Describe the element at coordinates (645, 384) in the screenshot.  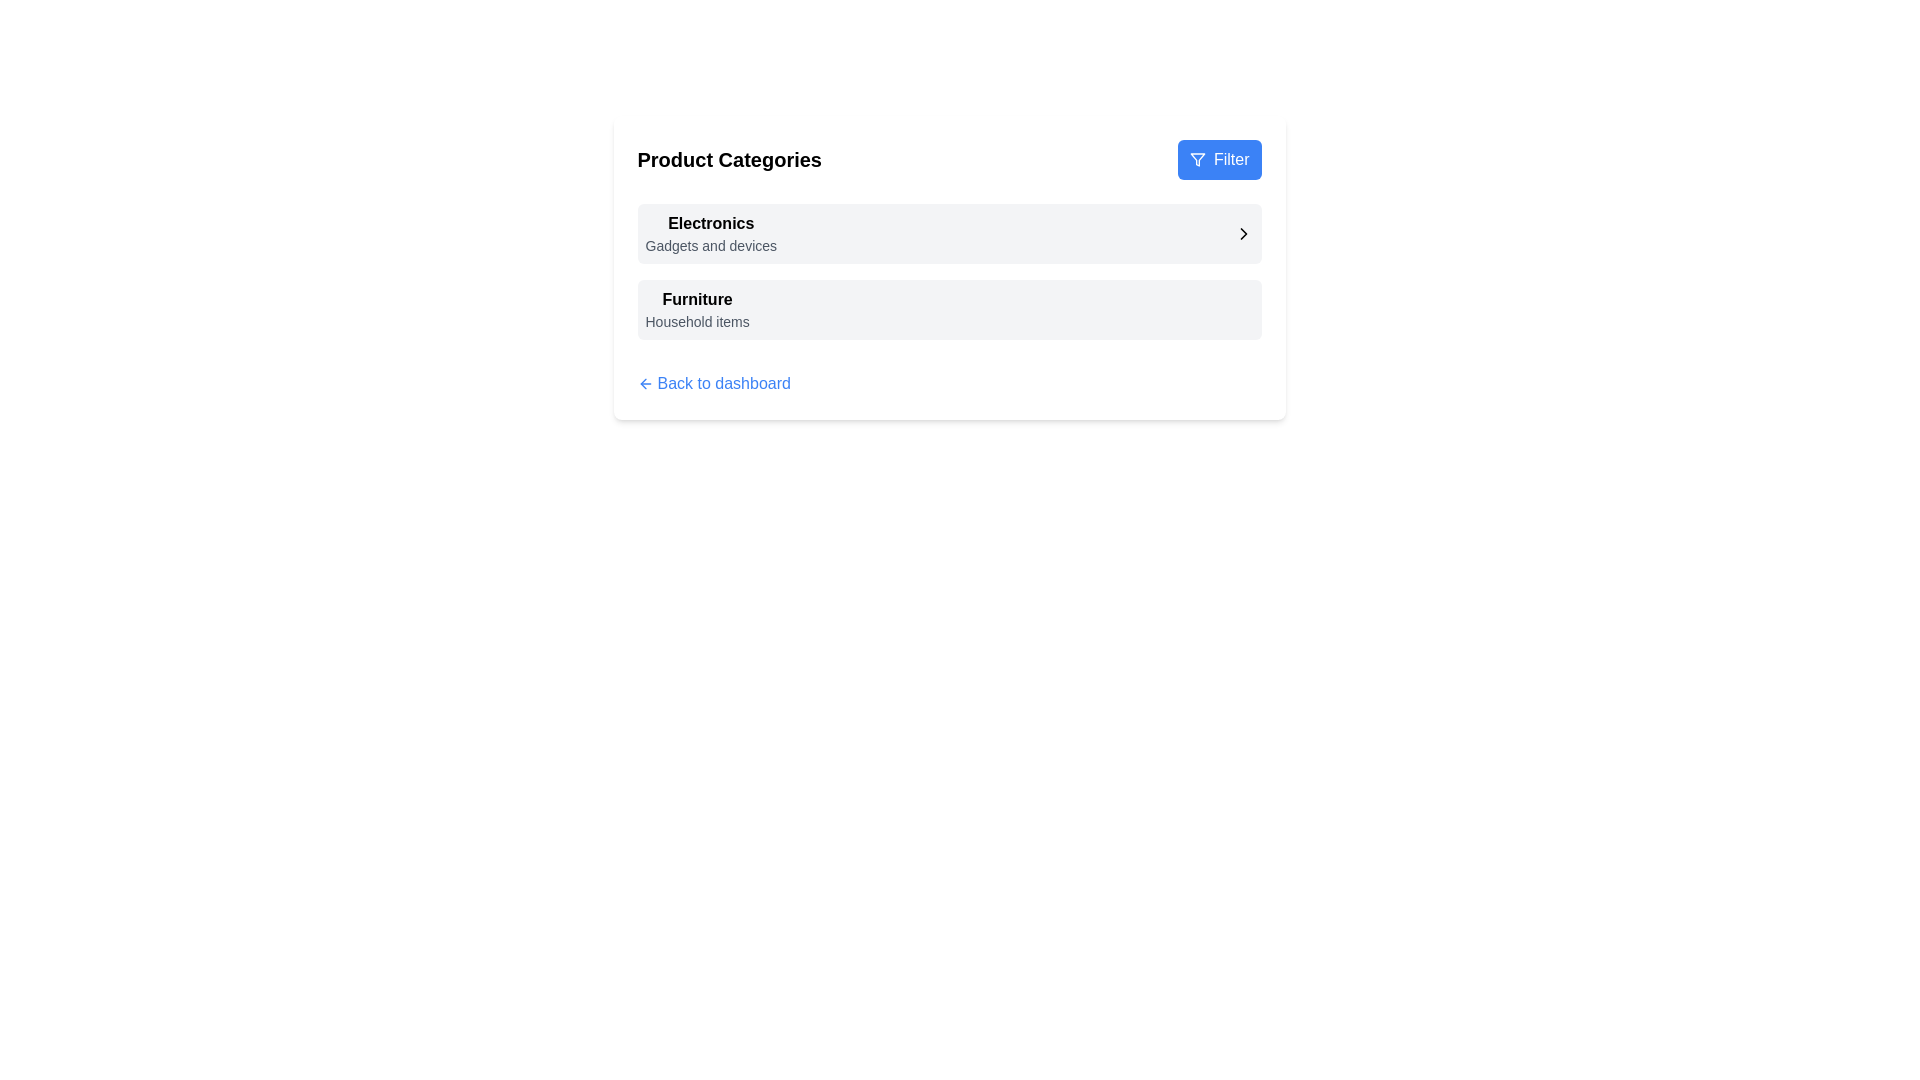
I see `the leftward arrow icon with a thin blue outline located before the text 'Back to dashboard'` at that location.